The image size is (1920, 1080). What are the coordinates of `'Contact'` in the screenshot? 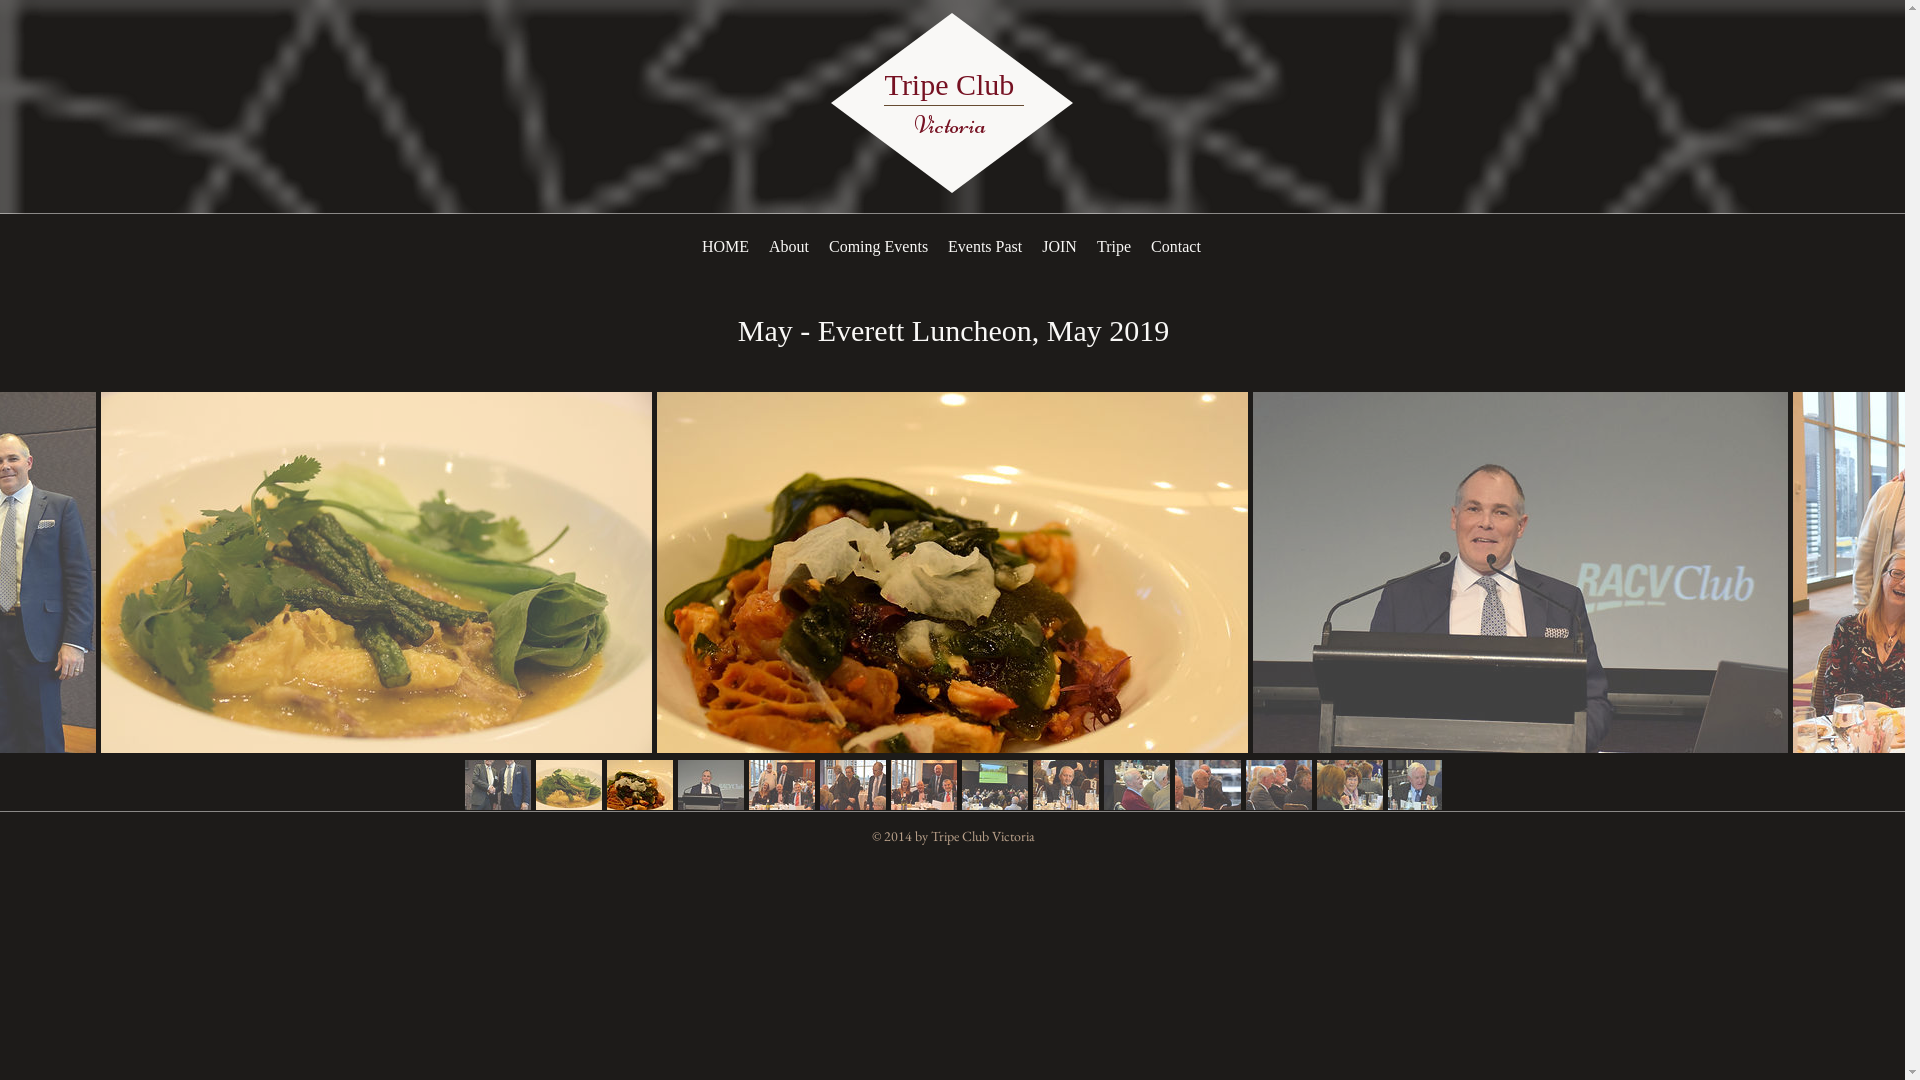 It's located at (1141, 245).